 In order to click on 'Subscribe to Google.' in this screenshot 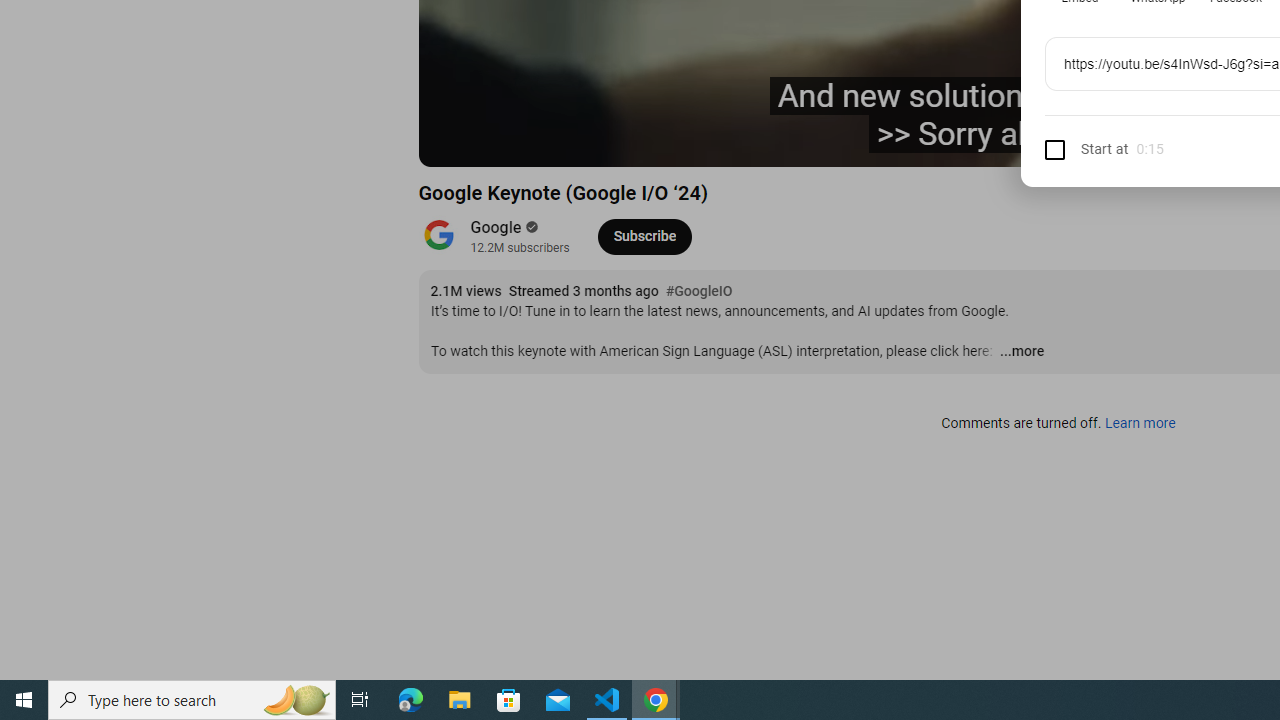, I will do `click(644, 235)`.